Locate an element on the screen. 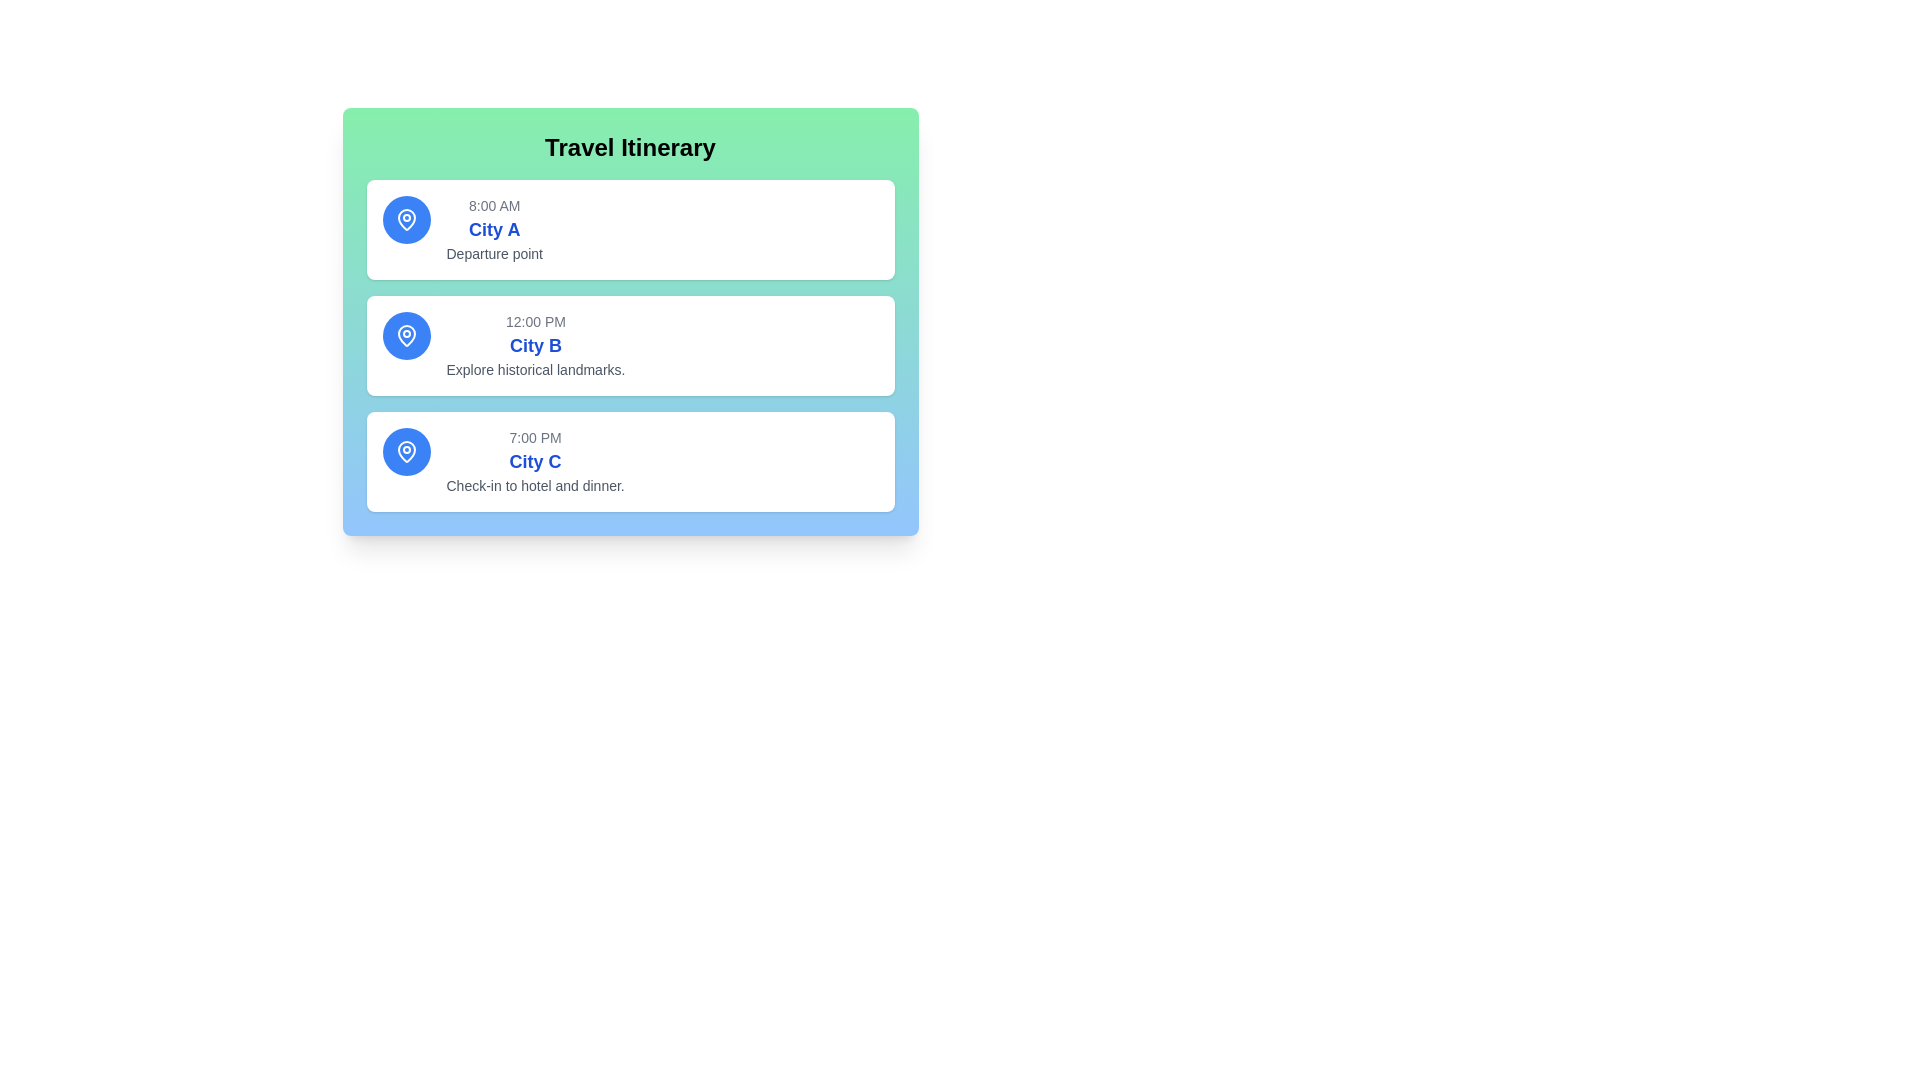  the itinerary step information card located at the bottom of the list, which provides details about an activity scheduled at a specific time and location is located at coordinates (629, 462).